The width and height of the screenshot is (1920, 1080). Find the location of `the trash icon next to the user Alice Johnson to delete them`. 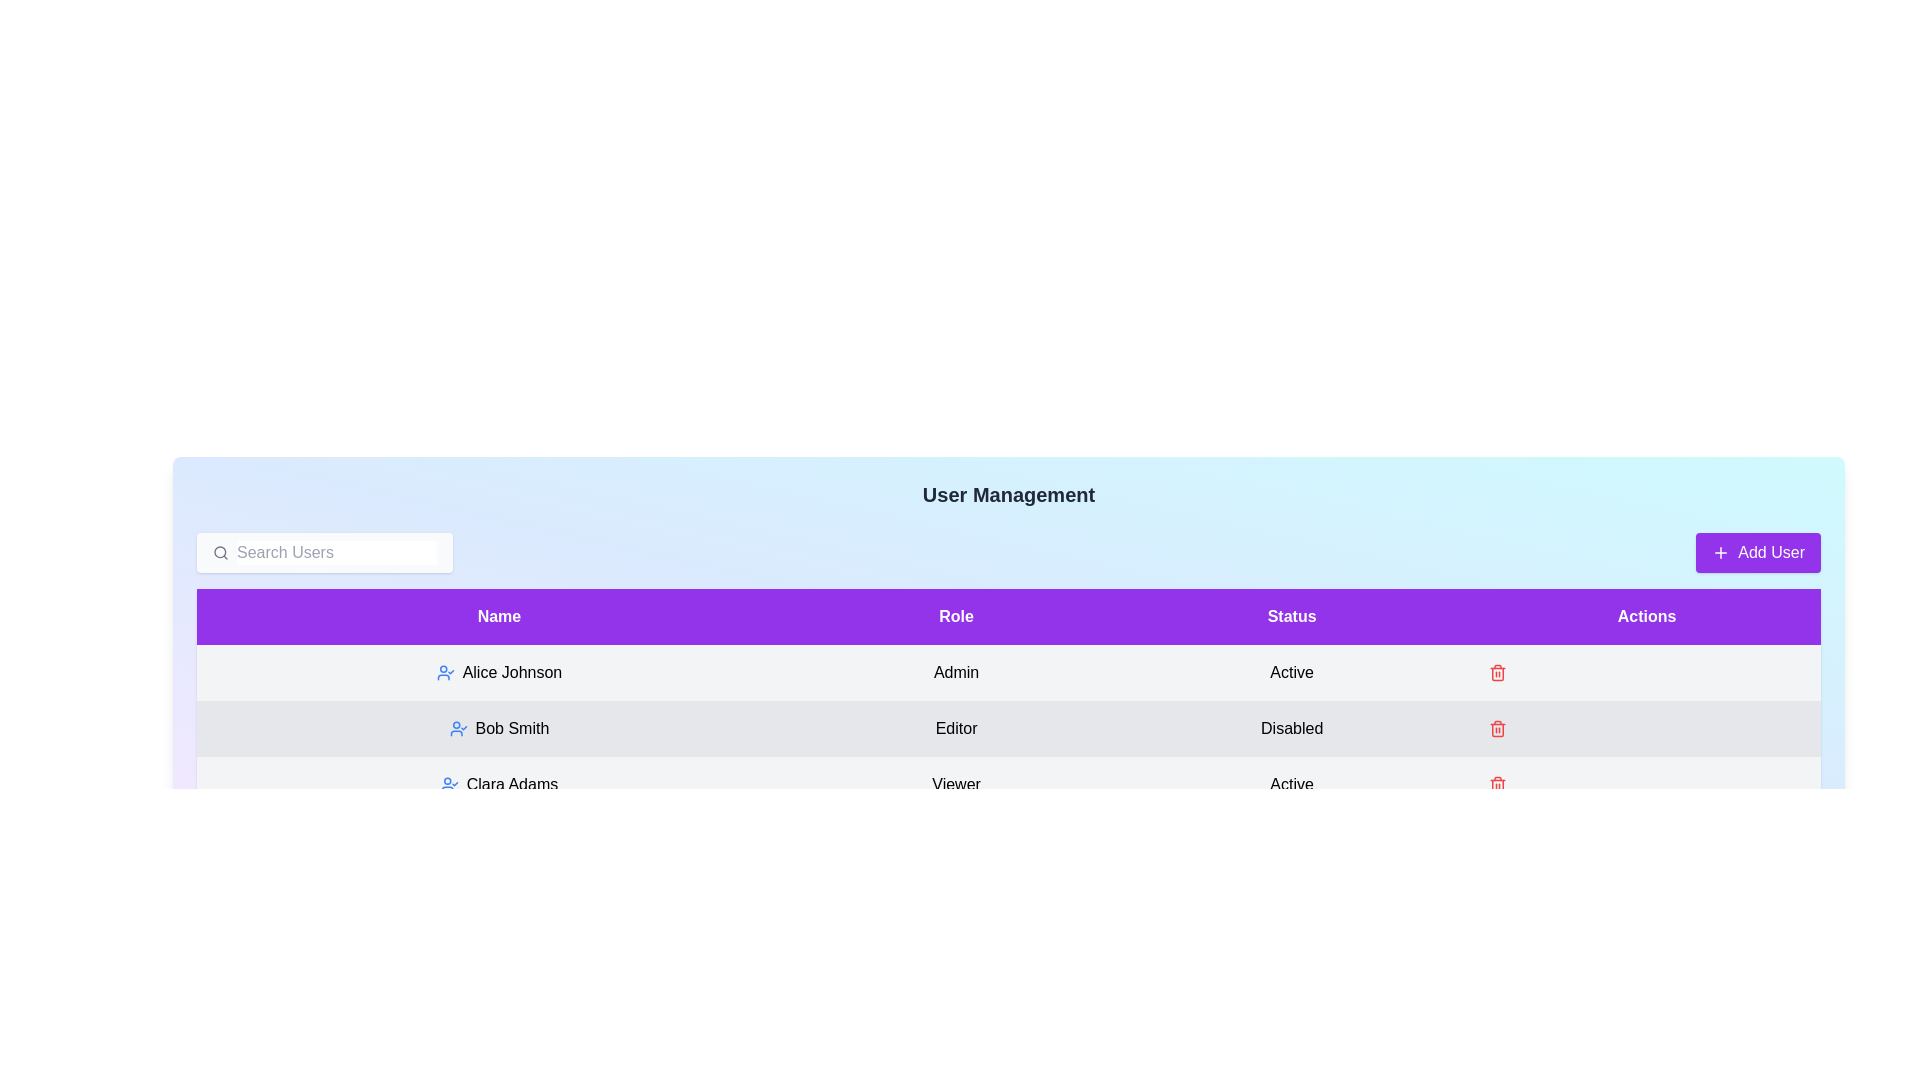

the trash icon next to the user Alice Johnson to delete them is located at coordinates (1497, 672).